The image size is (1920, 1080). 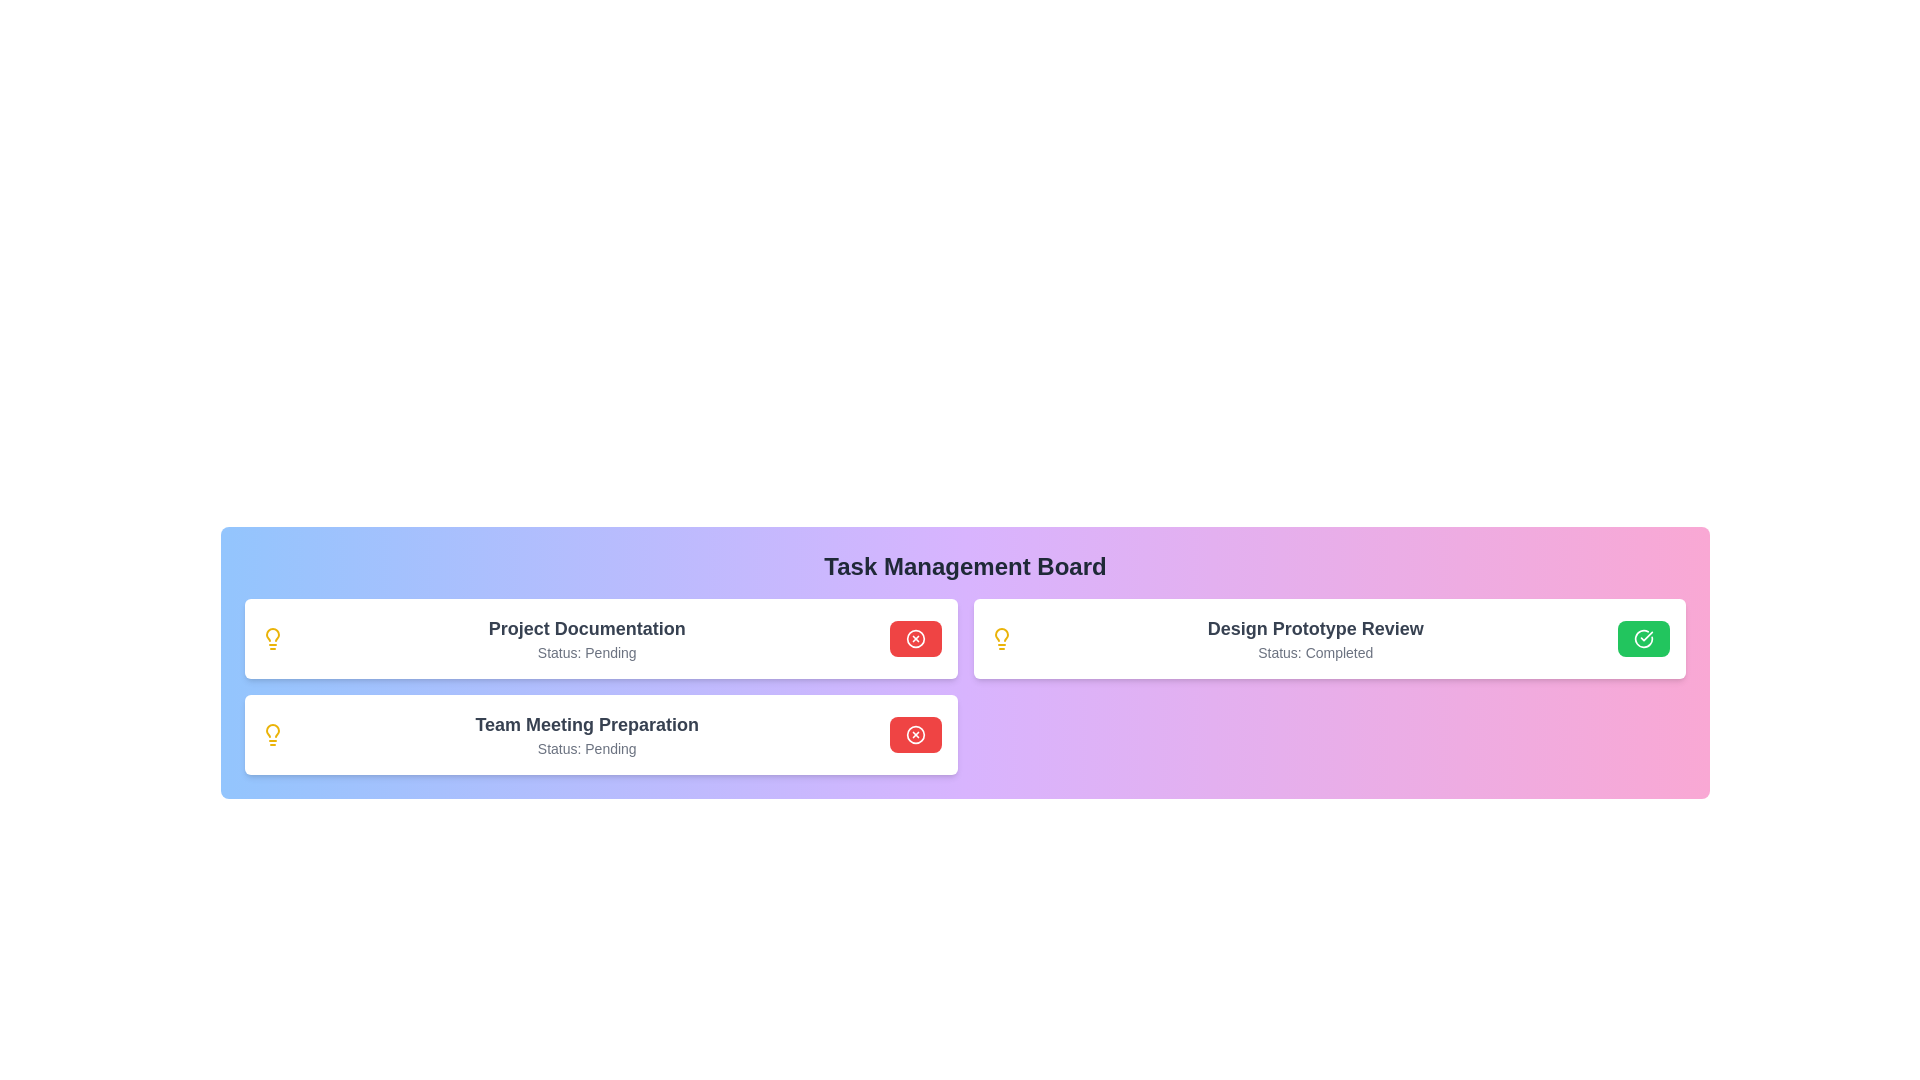 I want to click on the header area labeled 'Task Management Board' to engage with it, so click(x=965, y=567).